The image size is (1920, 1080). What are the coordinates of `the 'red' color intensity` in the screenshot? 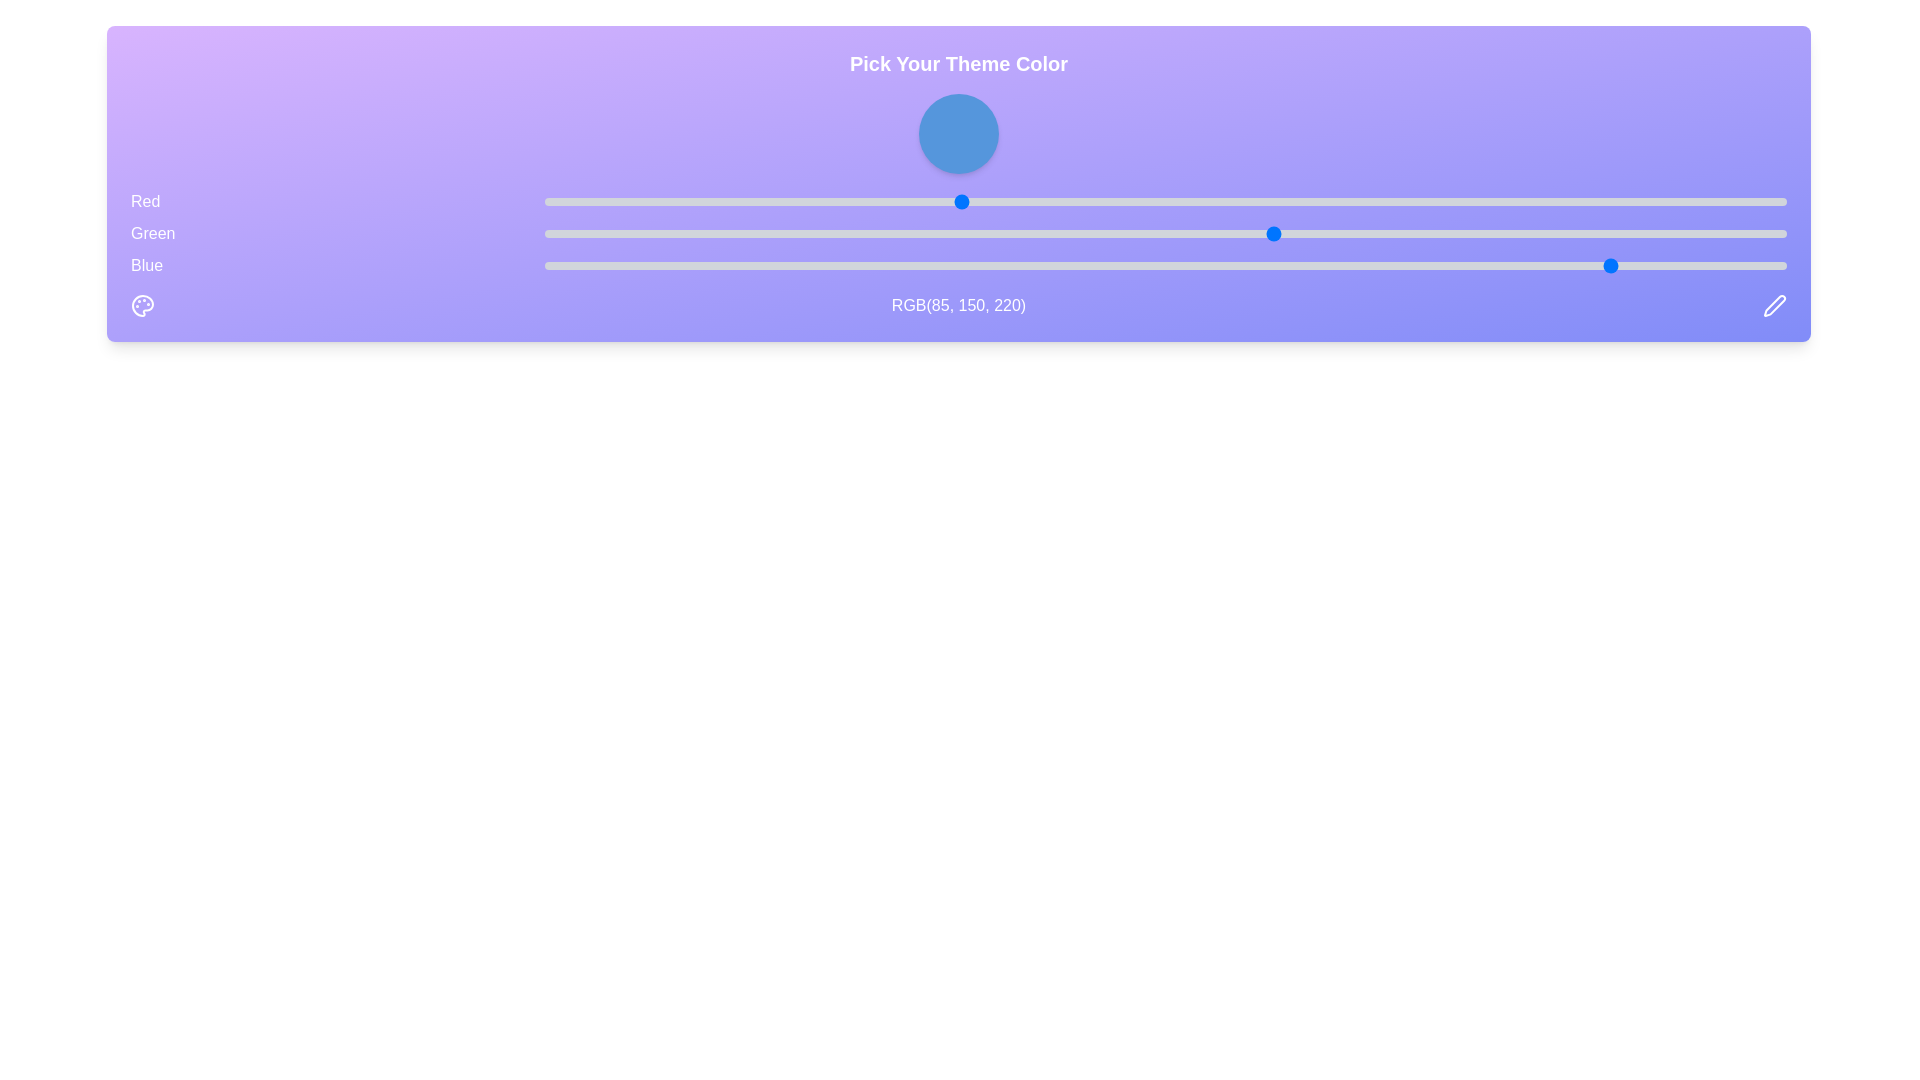 It's located at (856, 201).